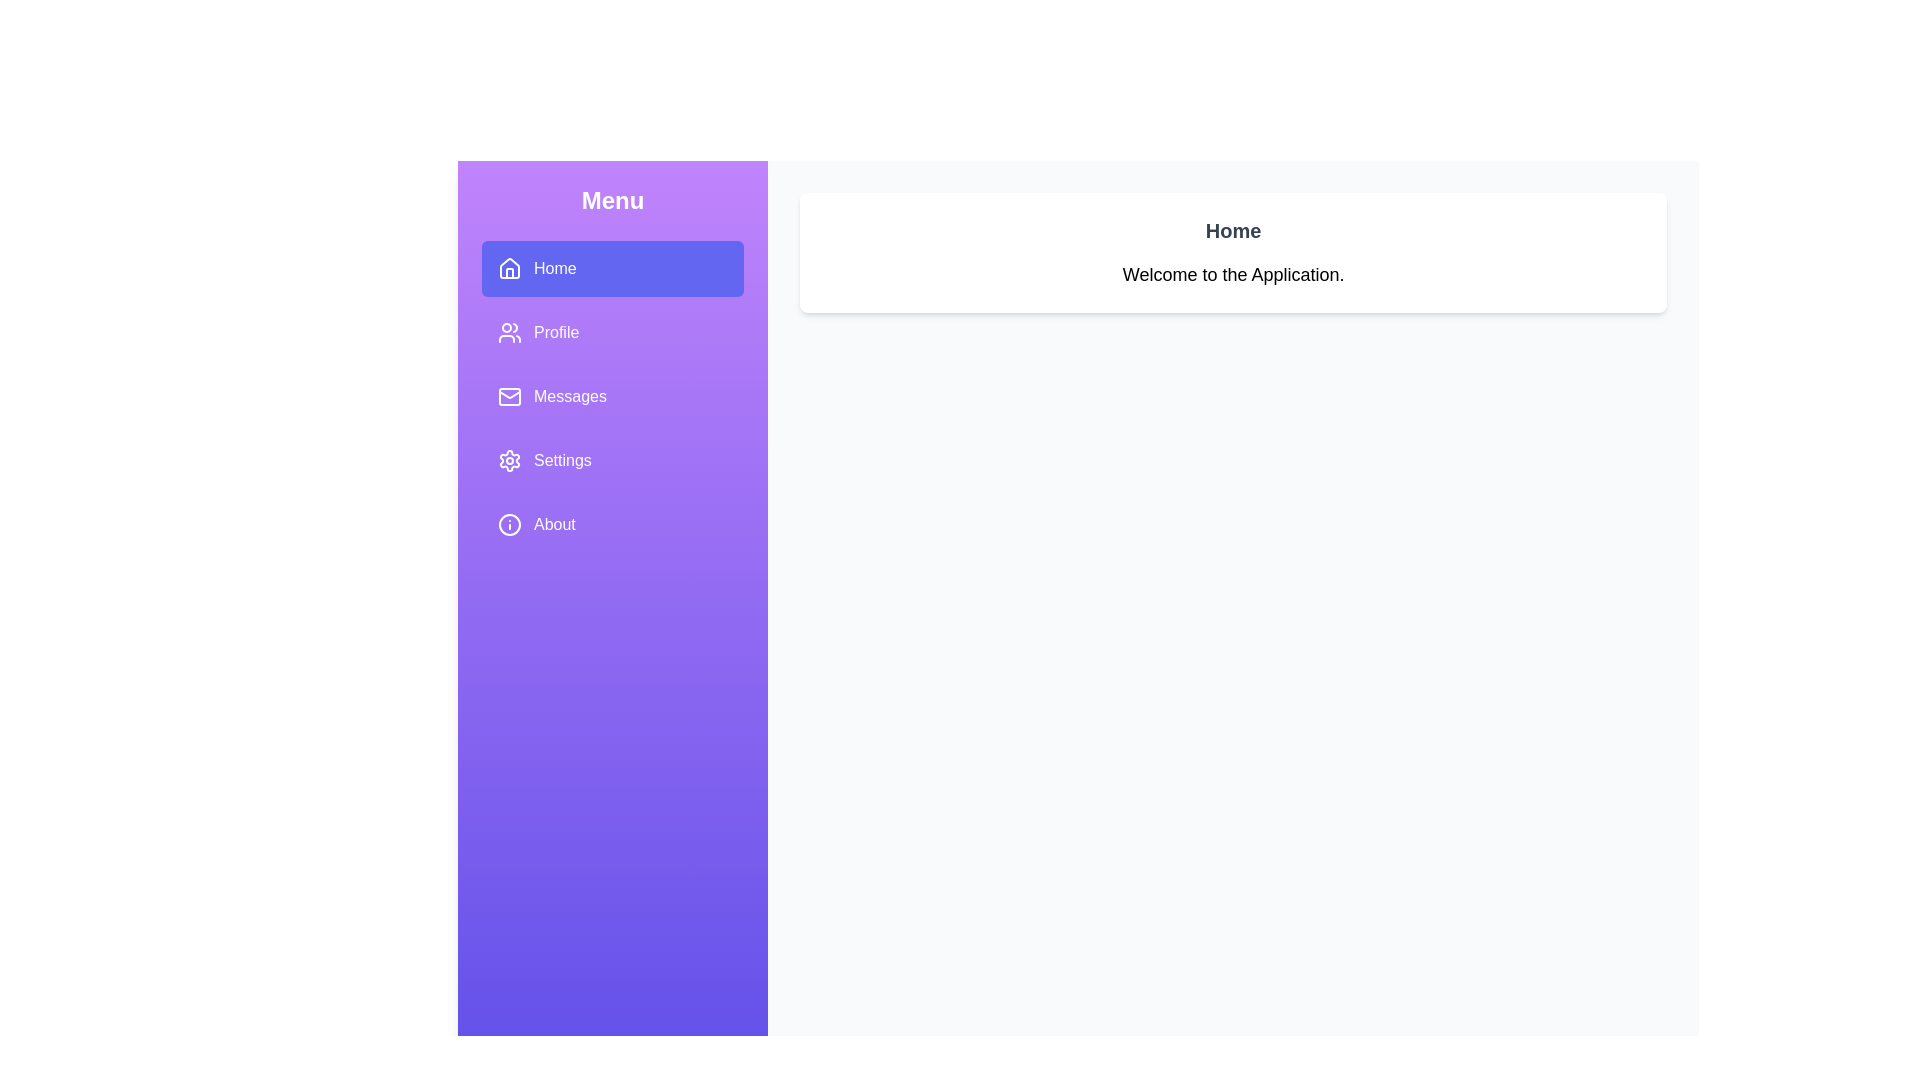 Image resolution: width=1920 pixels, height=1080 pixels. I want to click on the text label displaying 'Messages' in the vertical sidebar menu, which is styled in white on a purple background, so click(569, 397).